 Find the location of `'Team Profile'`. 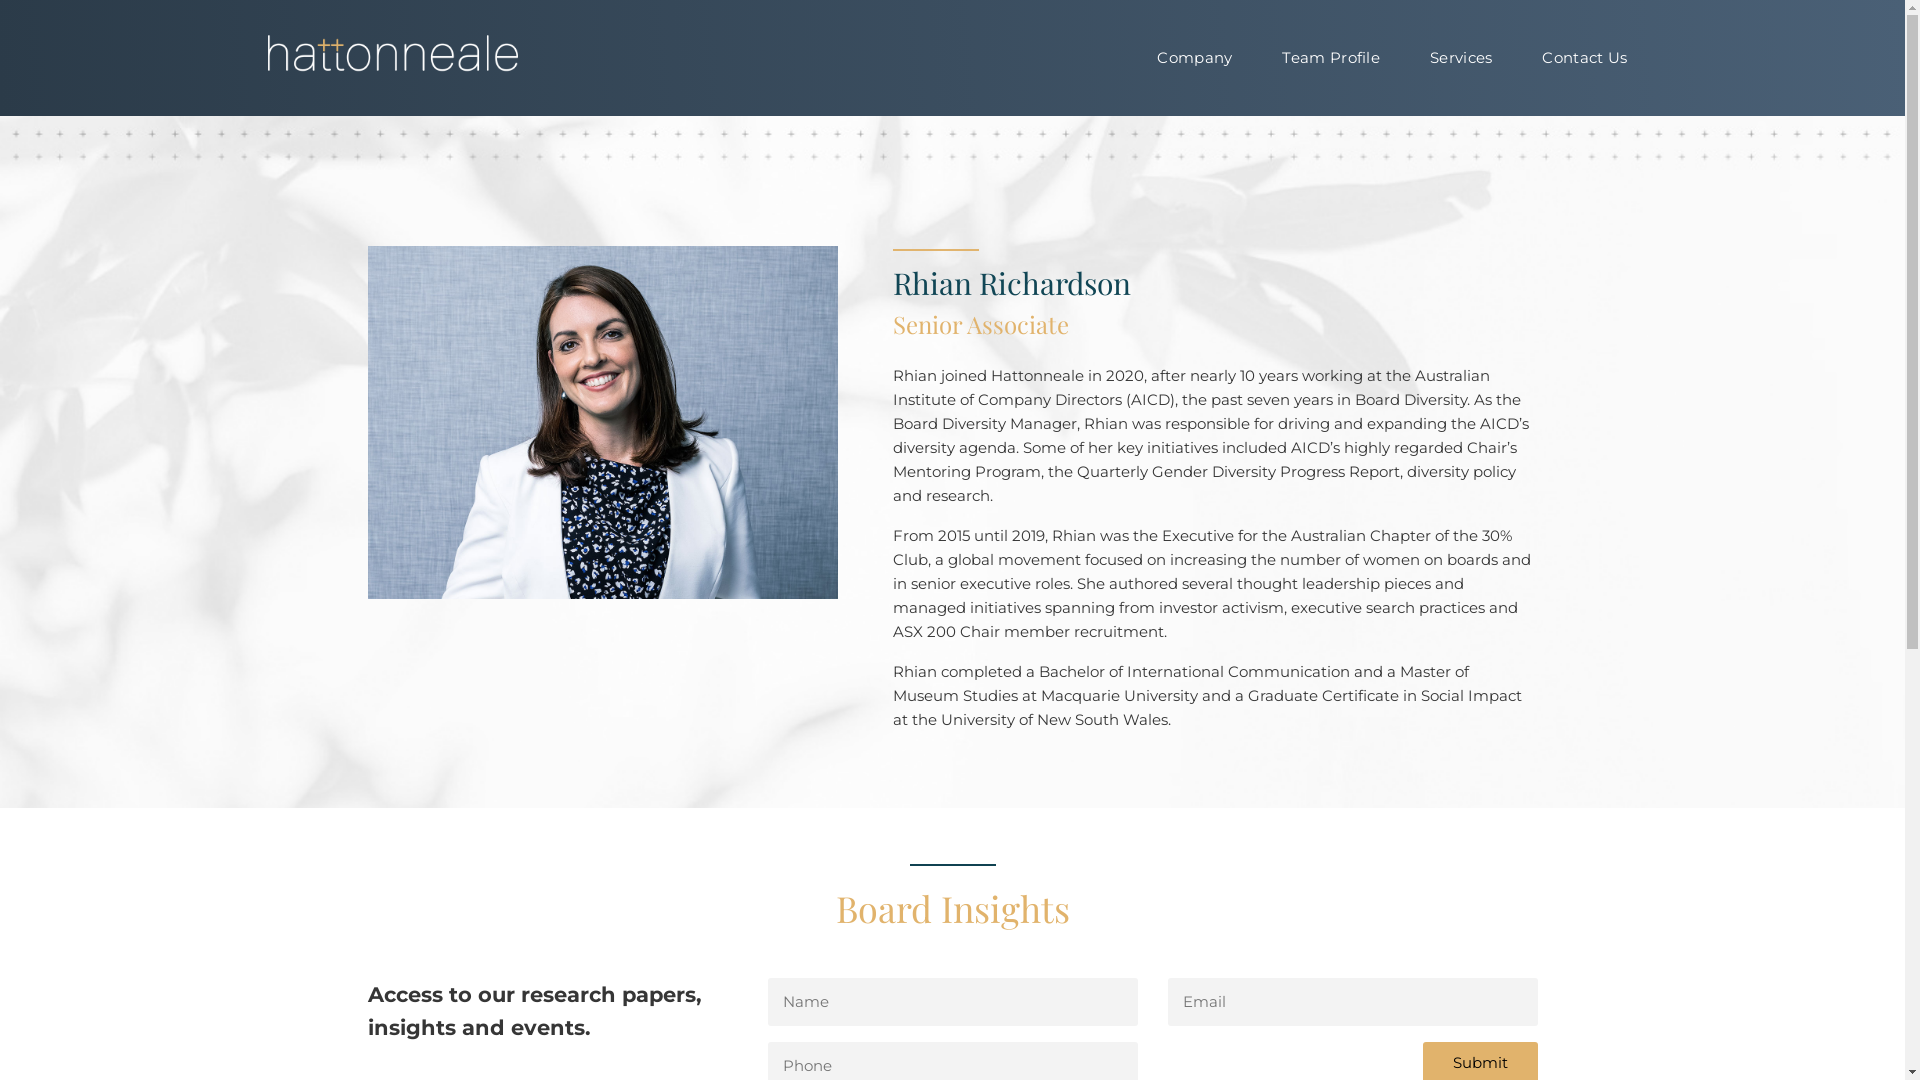

'Team Profile' is located at coordinates (1330, 56).